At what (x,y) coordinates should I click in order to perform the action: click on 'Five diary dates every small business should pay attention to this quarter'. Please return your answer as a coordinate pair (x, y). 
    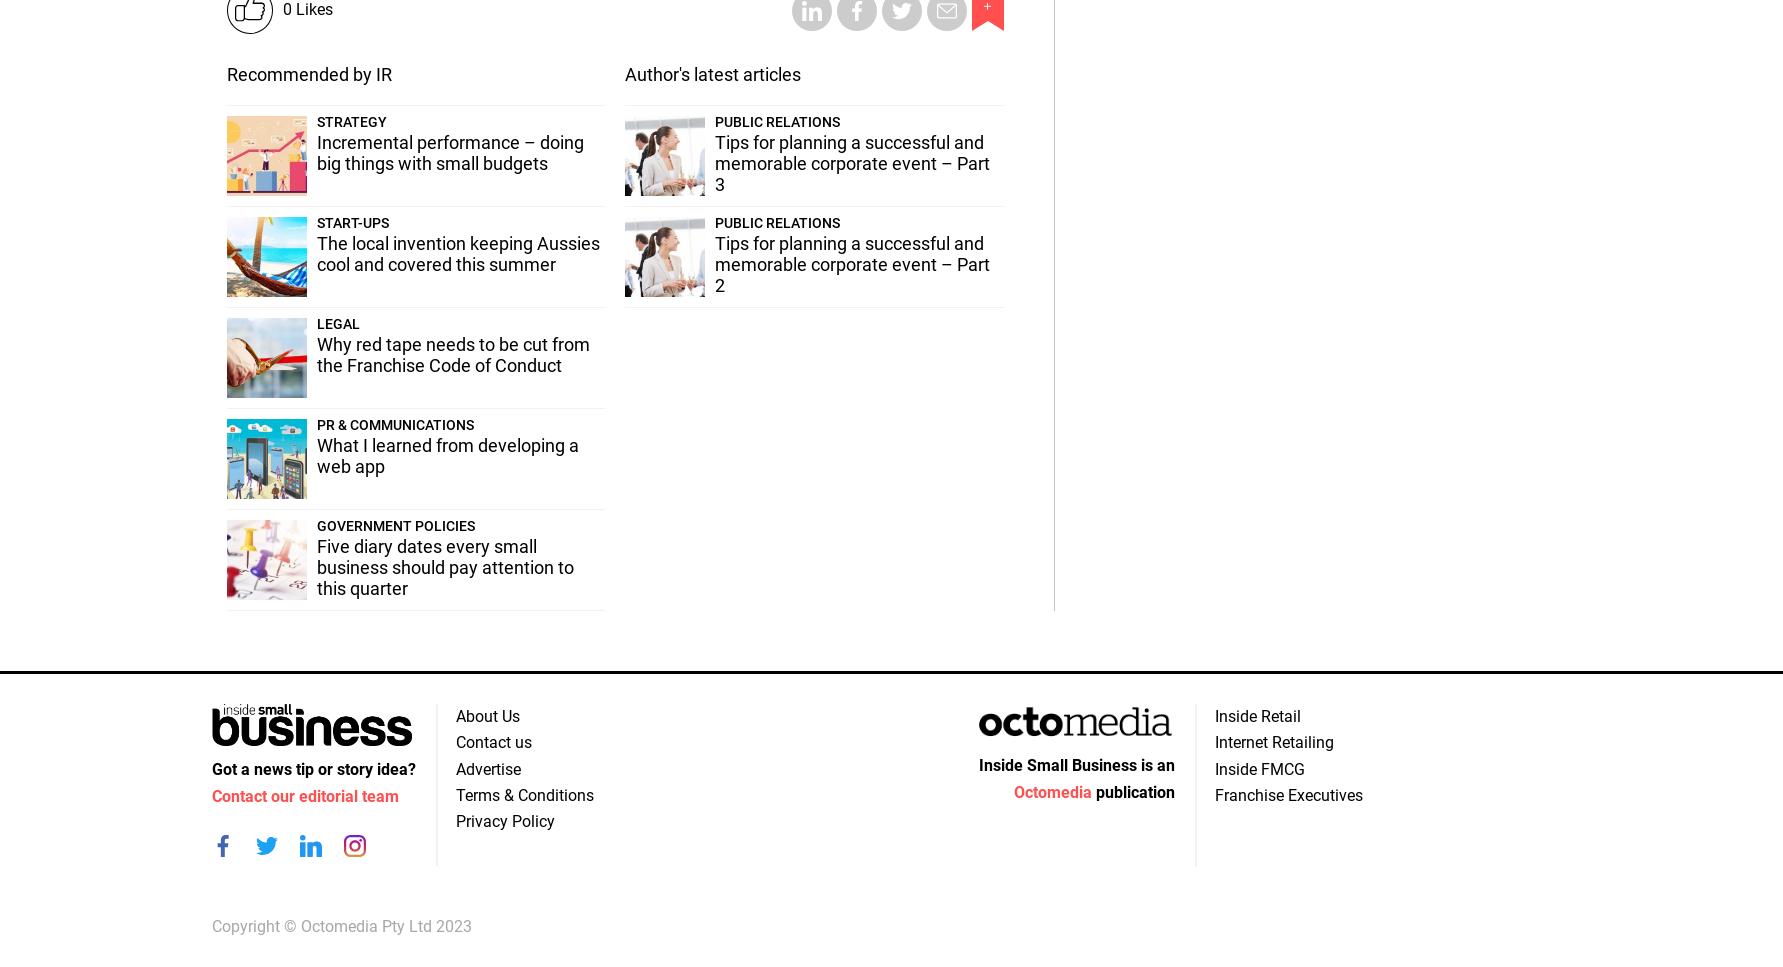
    Looking at the image, I should click on (444, 566).